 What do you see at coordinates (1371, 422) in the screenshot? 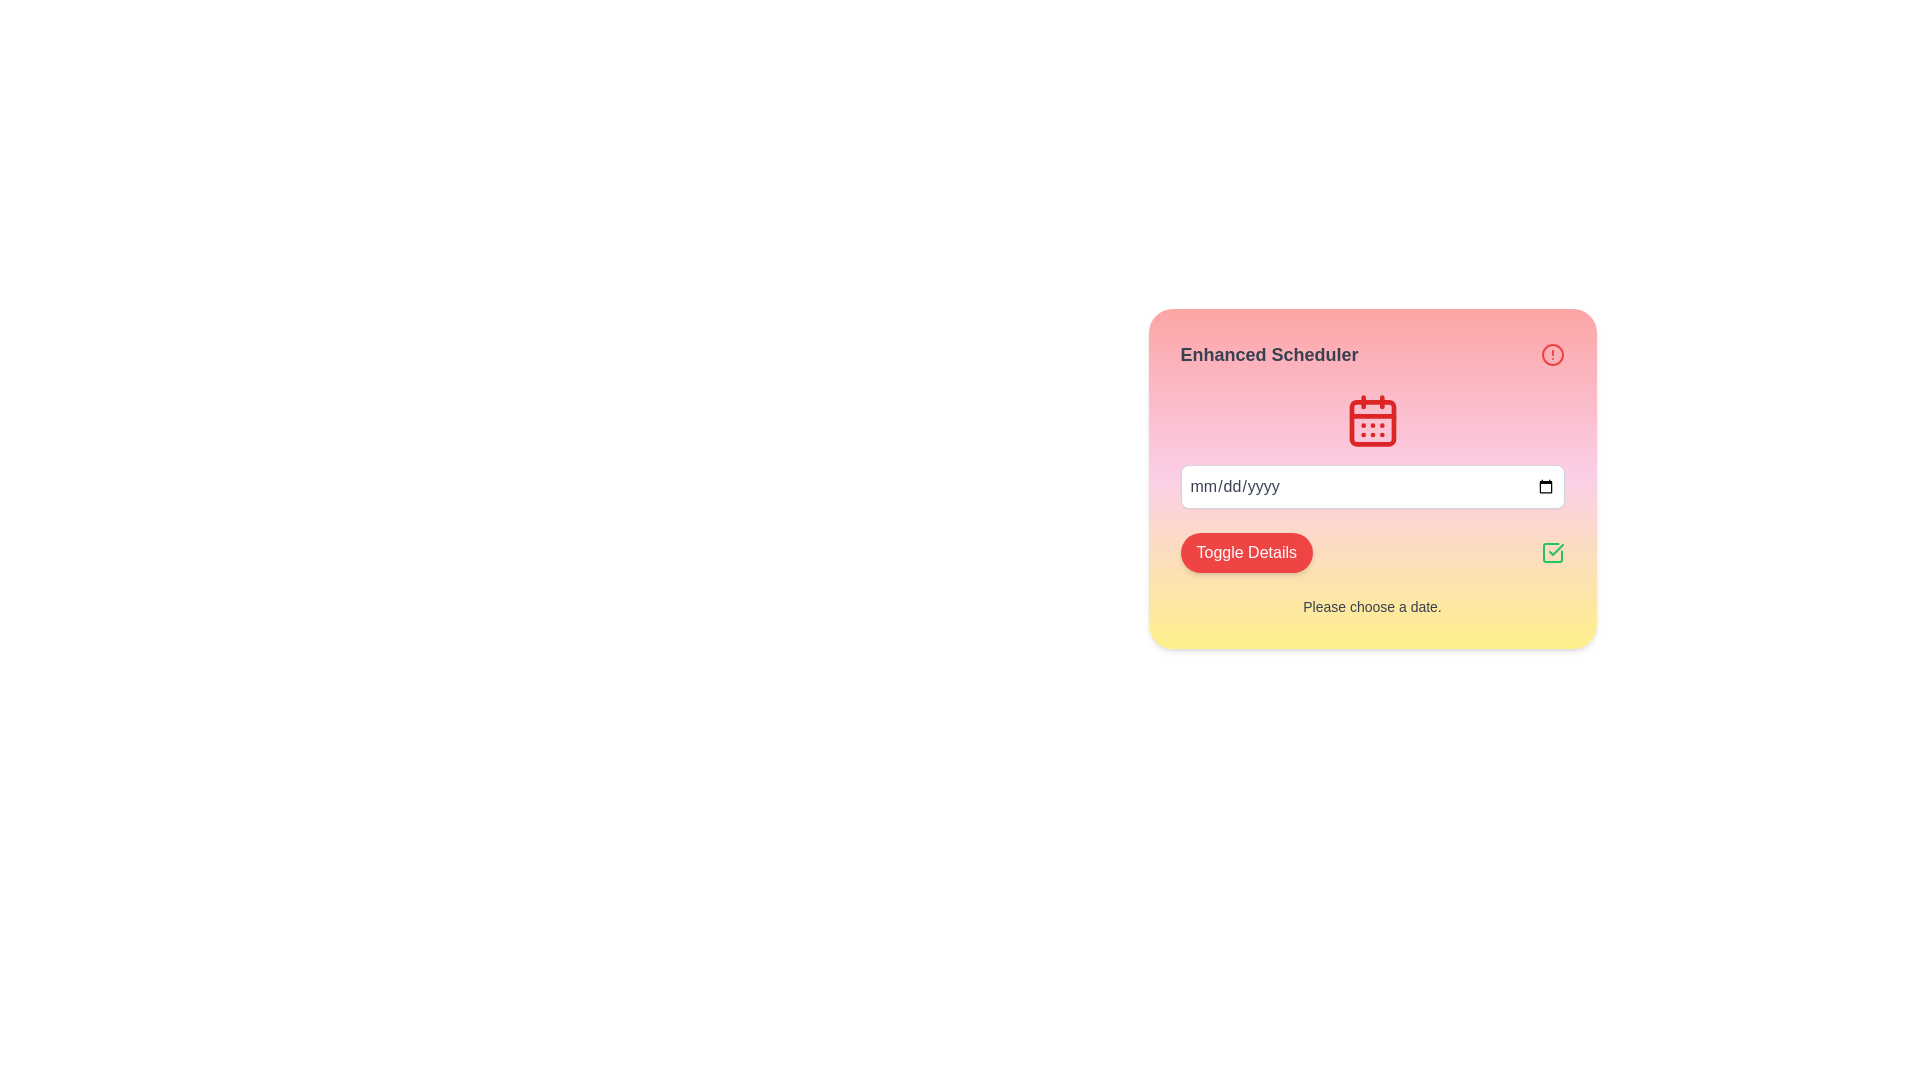
I see `the date block within the calendar icon located centrally in the pink-colored section of the widget` at bounding box center [1371, 422].